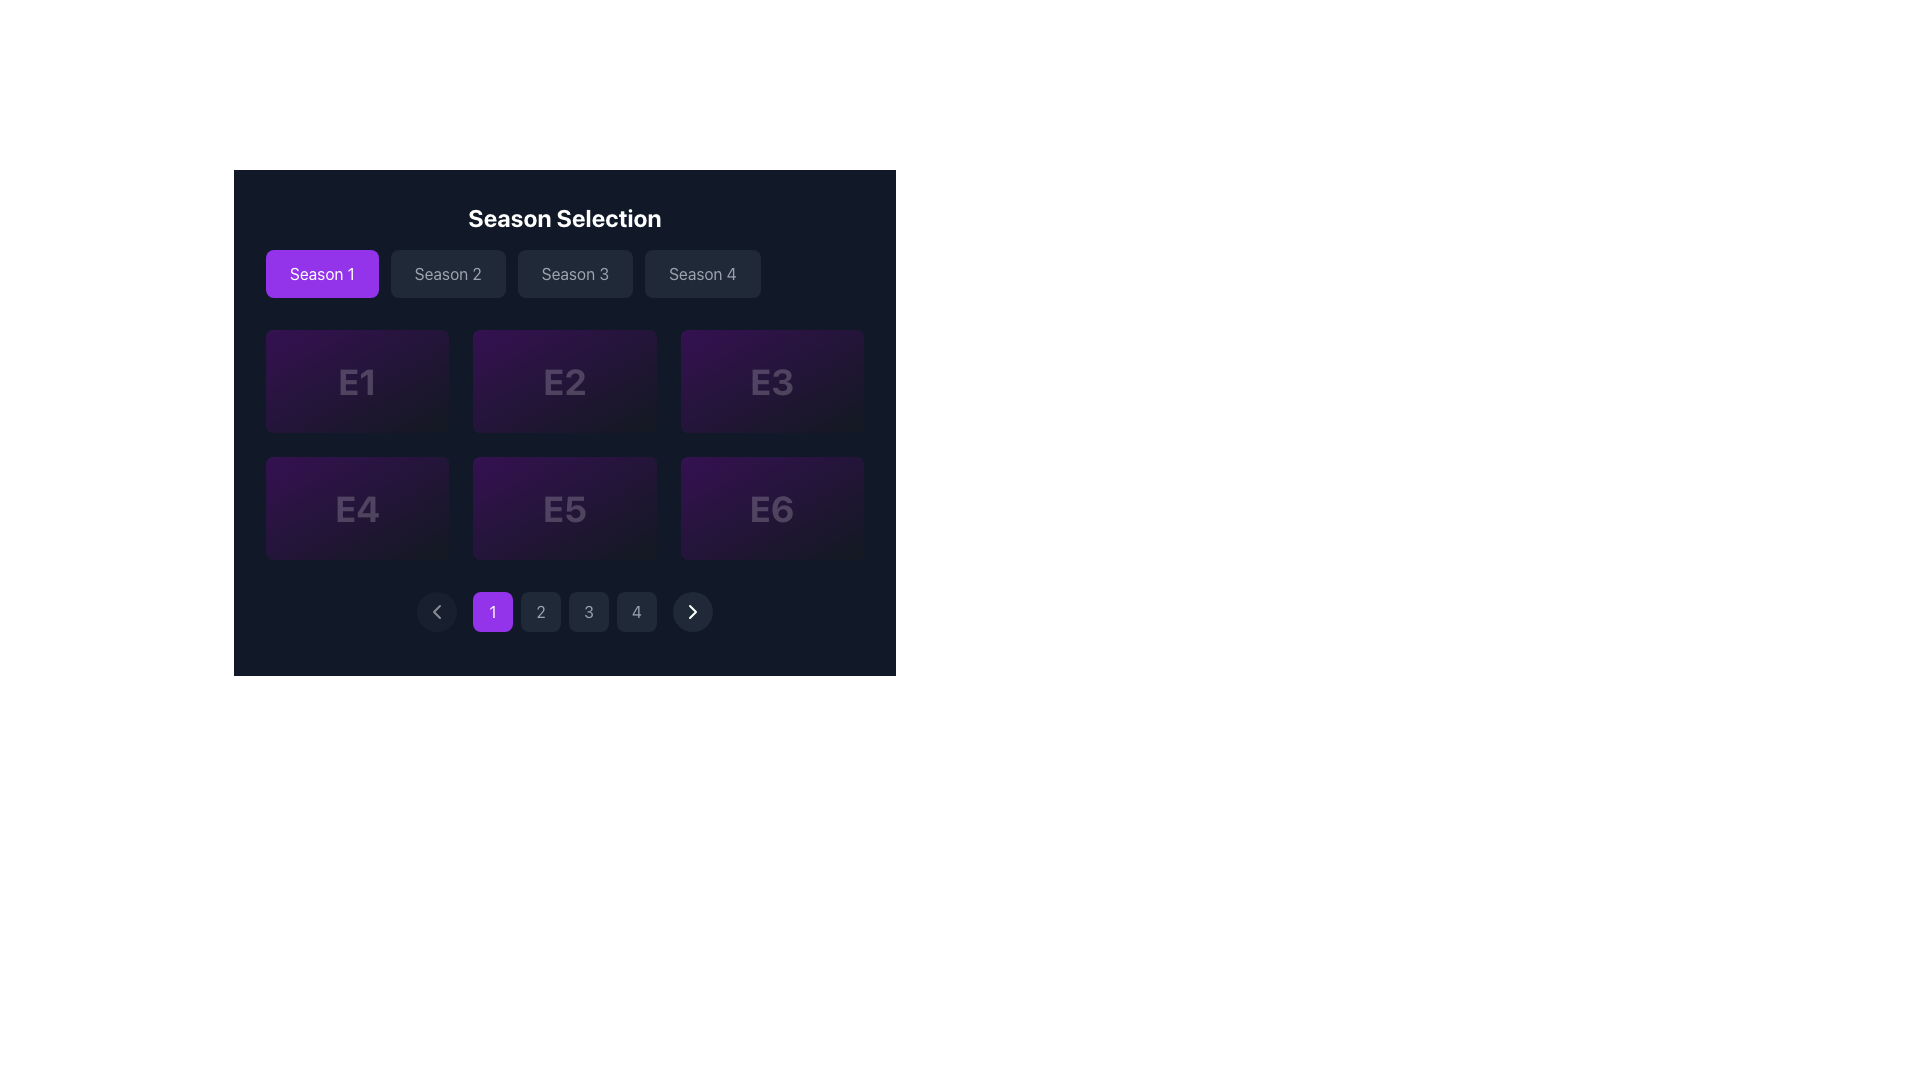  What do you see at coordinates (322, 273) in the screenshot?
I see `the leftmost button labeled 'Season 1'` at bounding box center [322, 273].